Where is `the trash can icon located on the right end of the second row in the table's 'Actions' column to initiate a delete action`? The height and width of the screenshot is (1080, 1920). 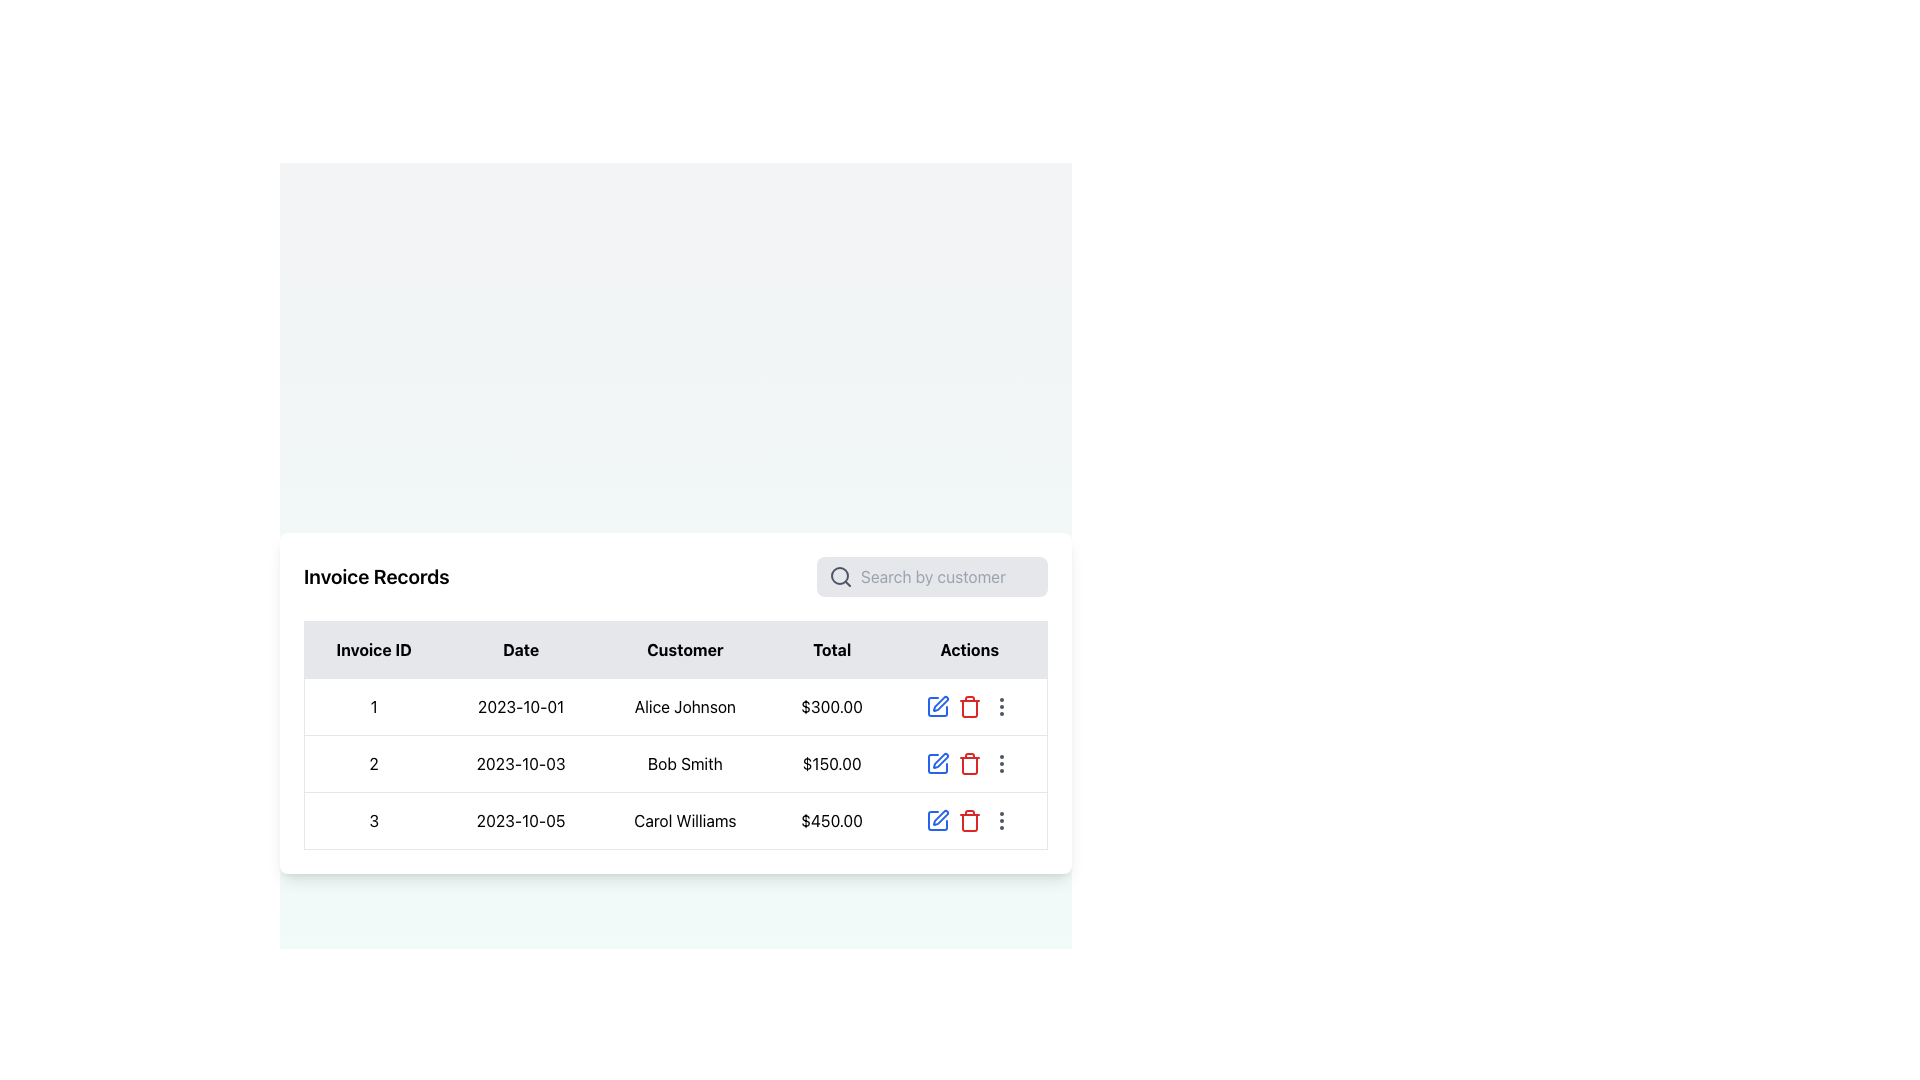
the trash can icon located on the right end of the second row in the table's 'Actions' column to initiate a delete action is located at coordinates (969, 763).